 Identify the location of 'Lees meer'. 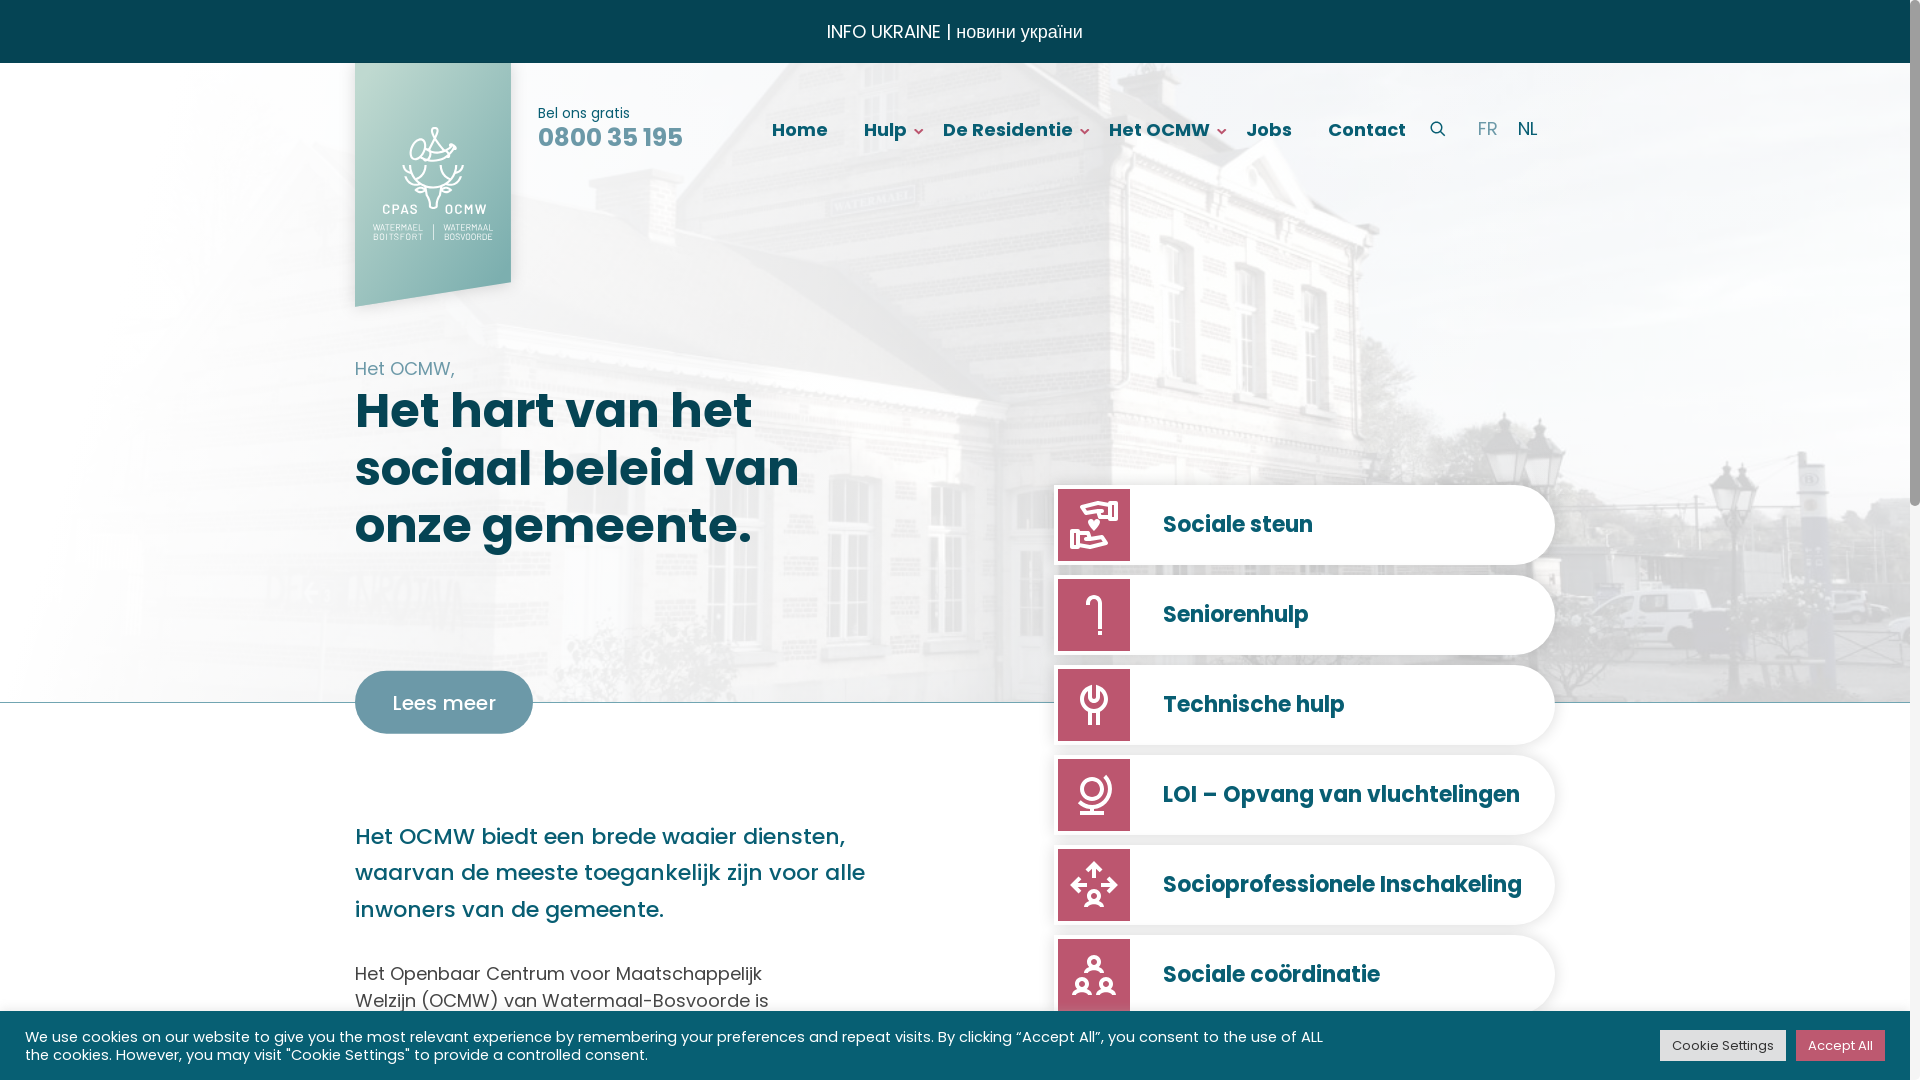
(355, 700).